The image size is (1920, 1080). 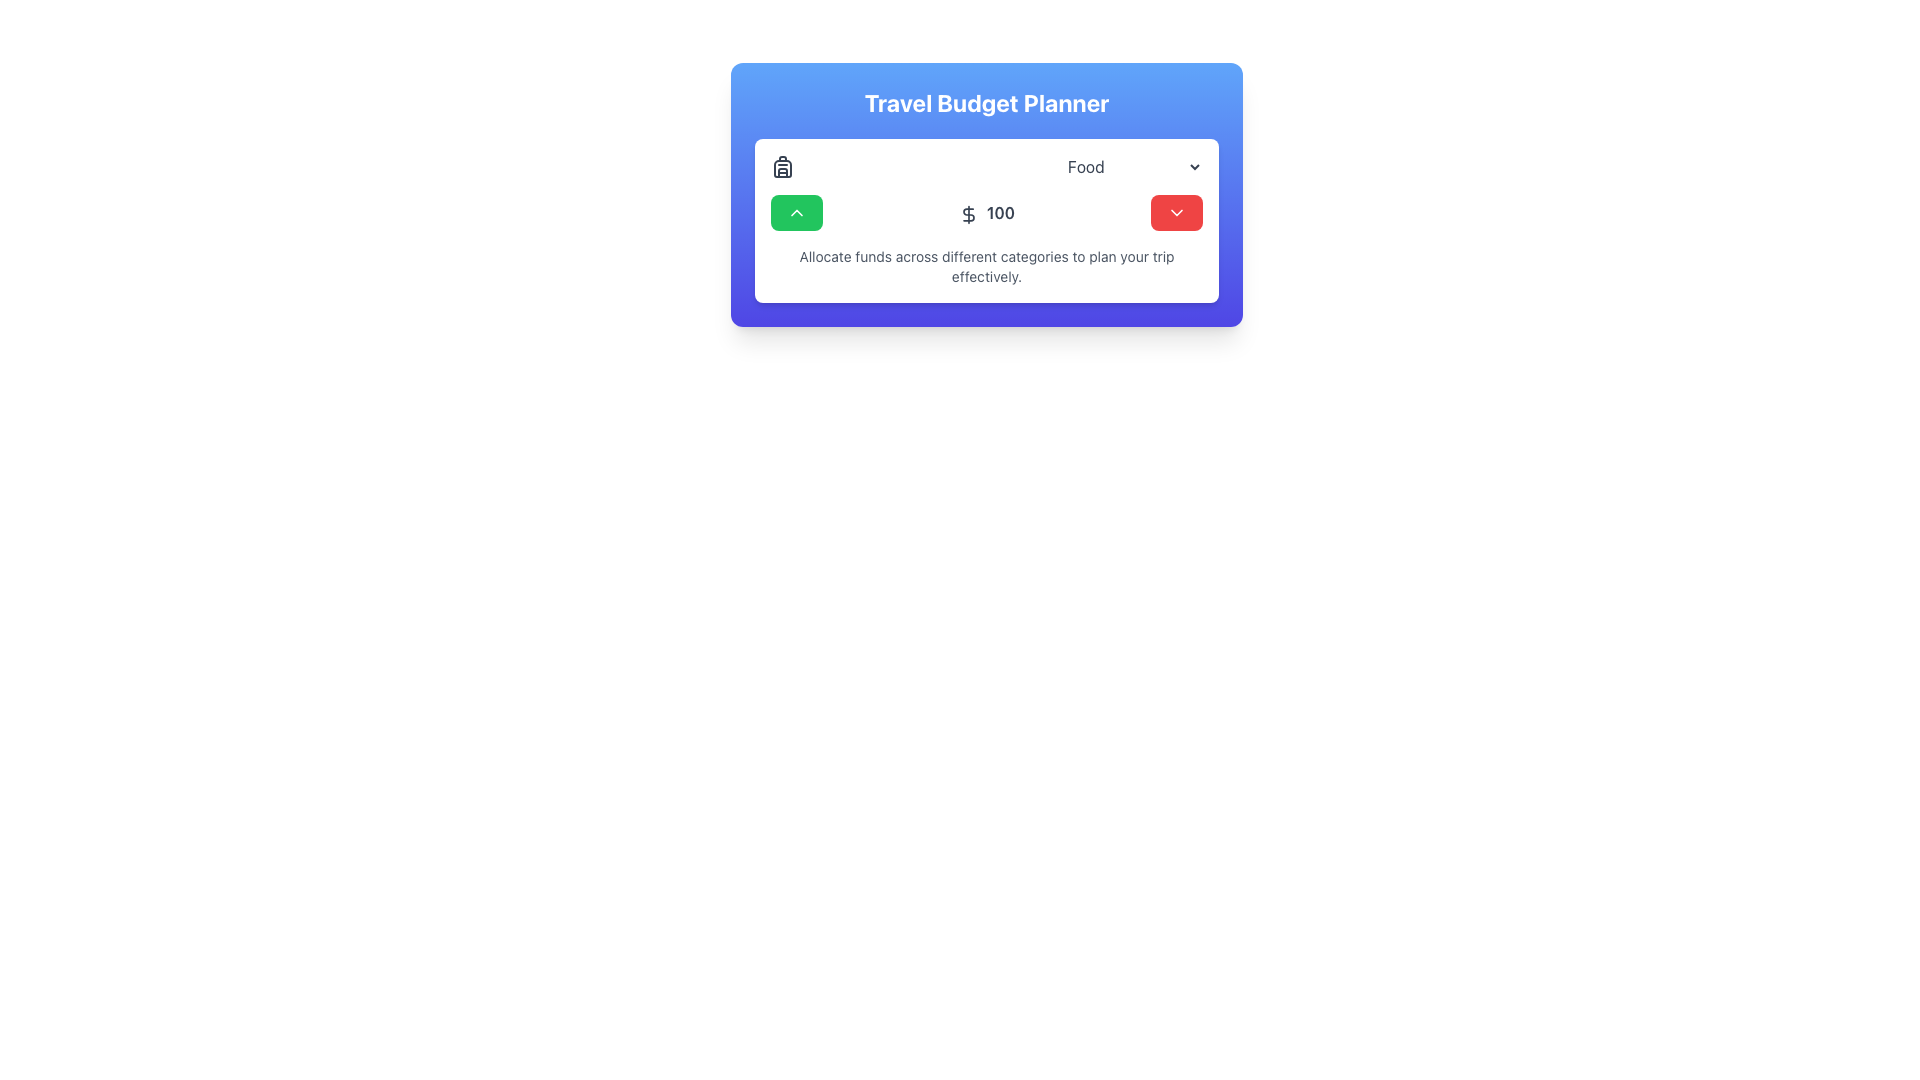 What do you see at coordinates (1133, 165) in the screenshot?
I see `an option from the dropdown menu located in the categorized budgeting section, which is positioned centrally and near the top of the interface` at bounding box center [1133, 165].